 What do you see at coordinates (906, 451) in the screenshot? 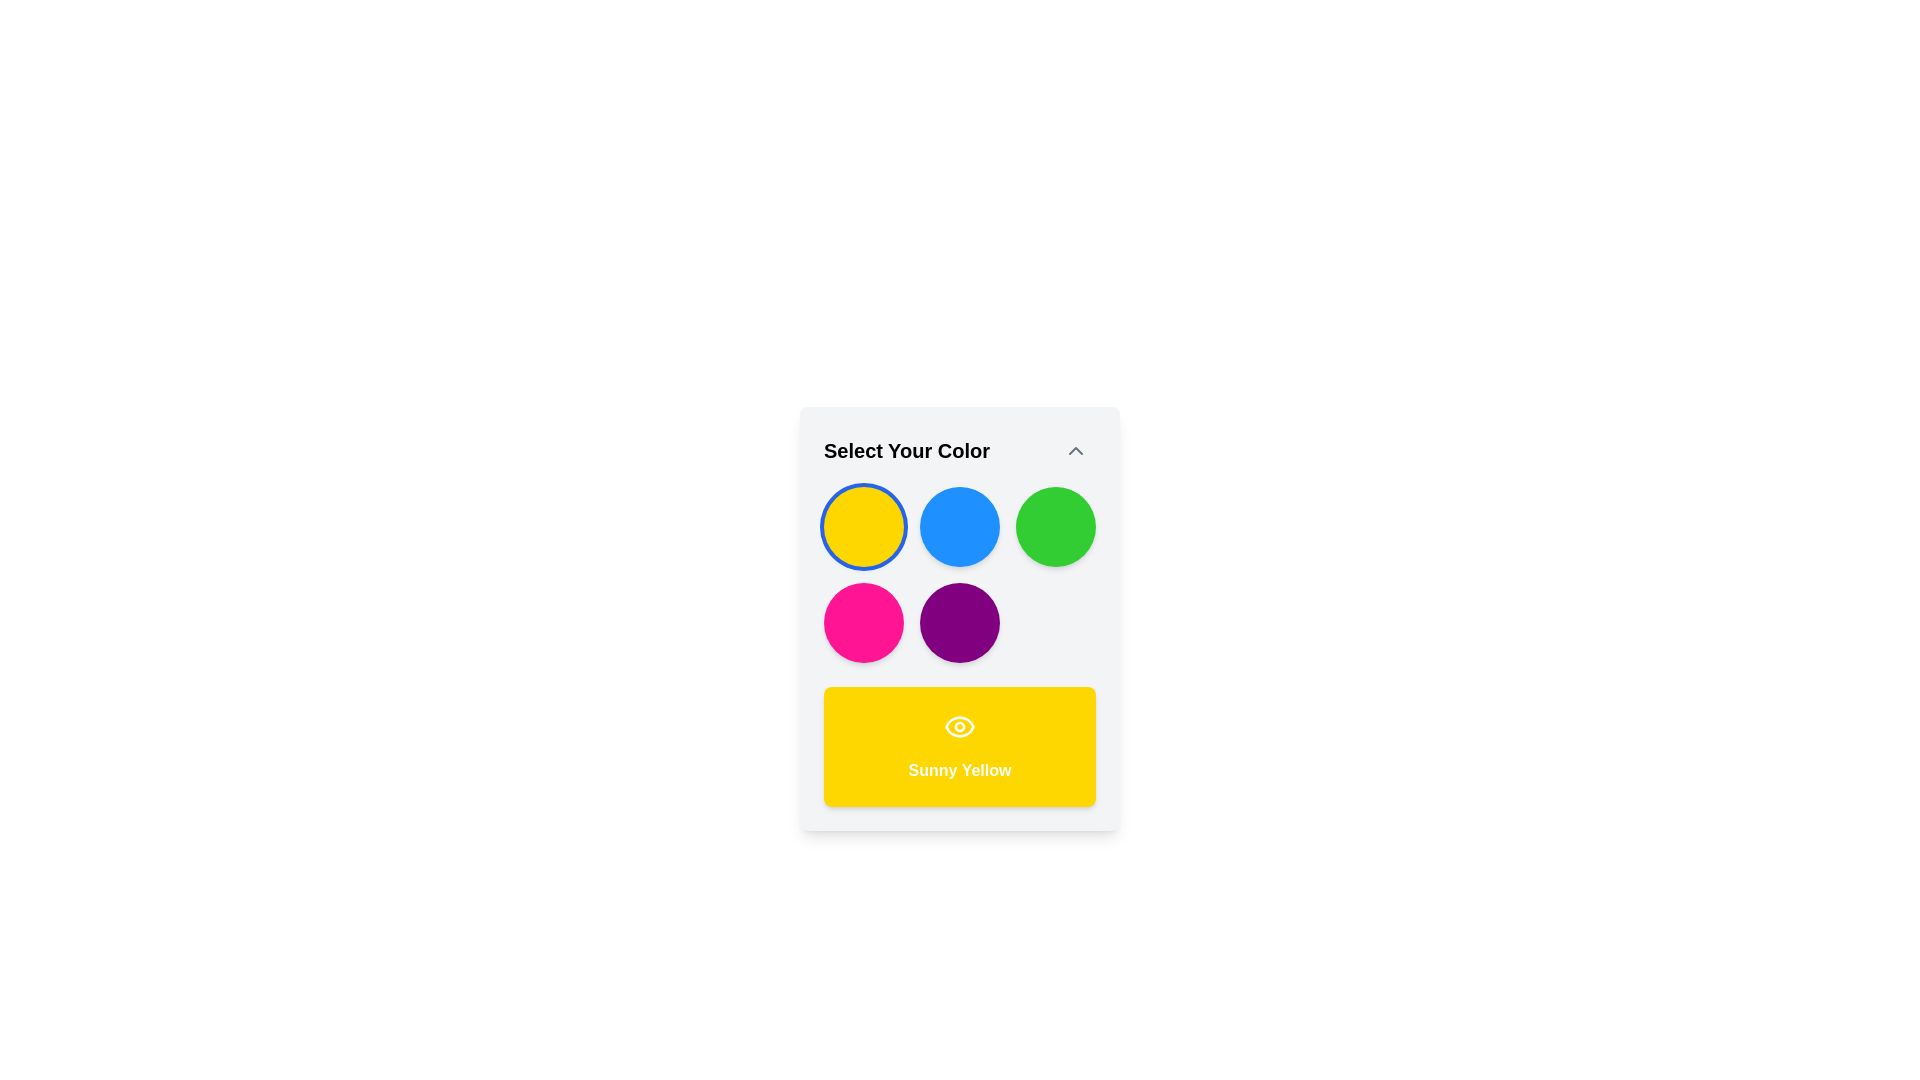
I see `the static text 'Select Your Color'` at bounding box center [906, 451].